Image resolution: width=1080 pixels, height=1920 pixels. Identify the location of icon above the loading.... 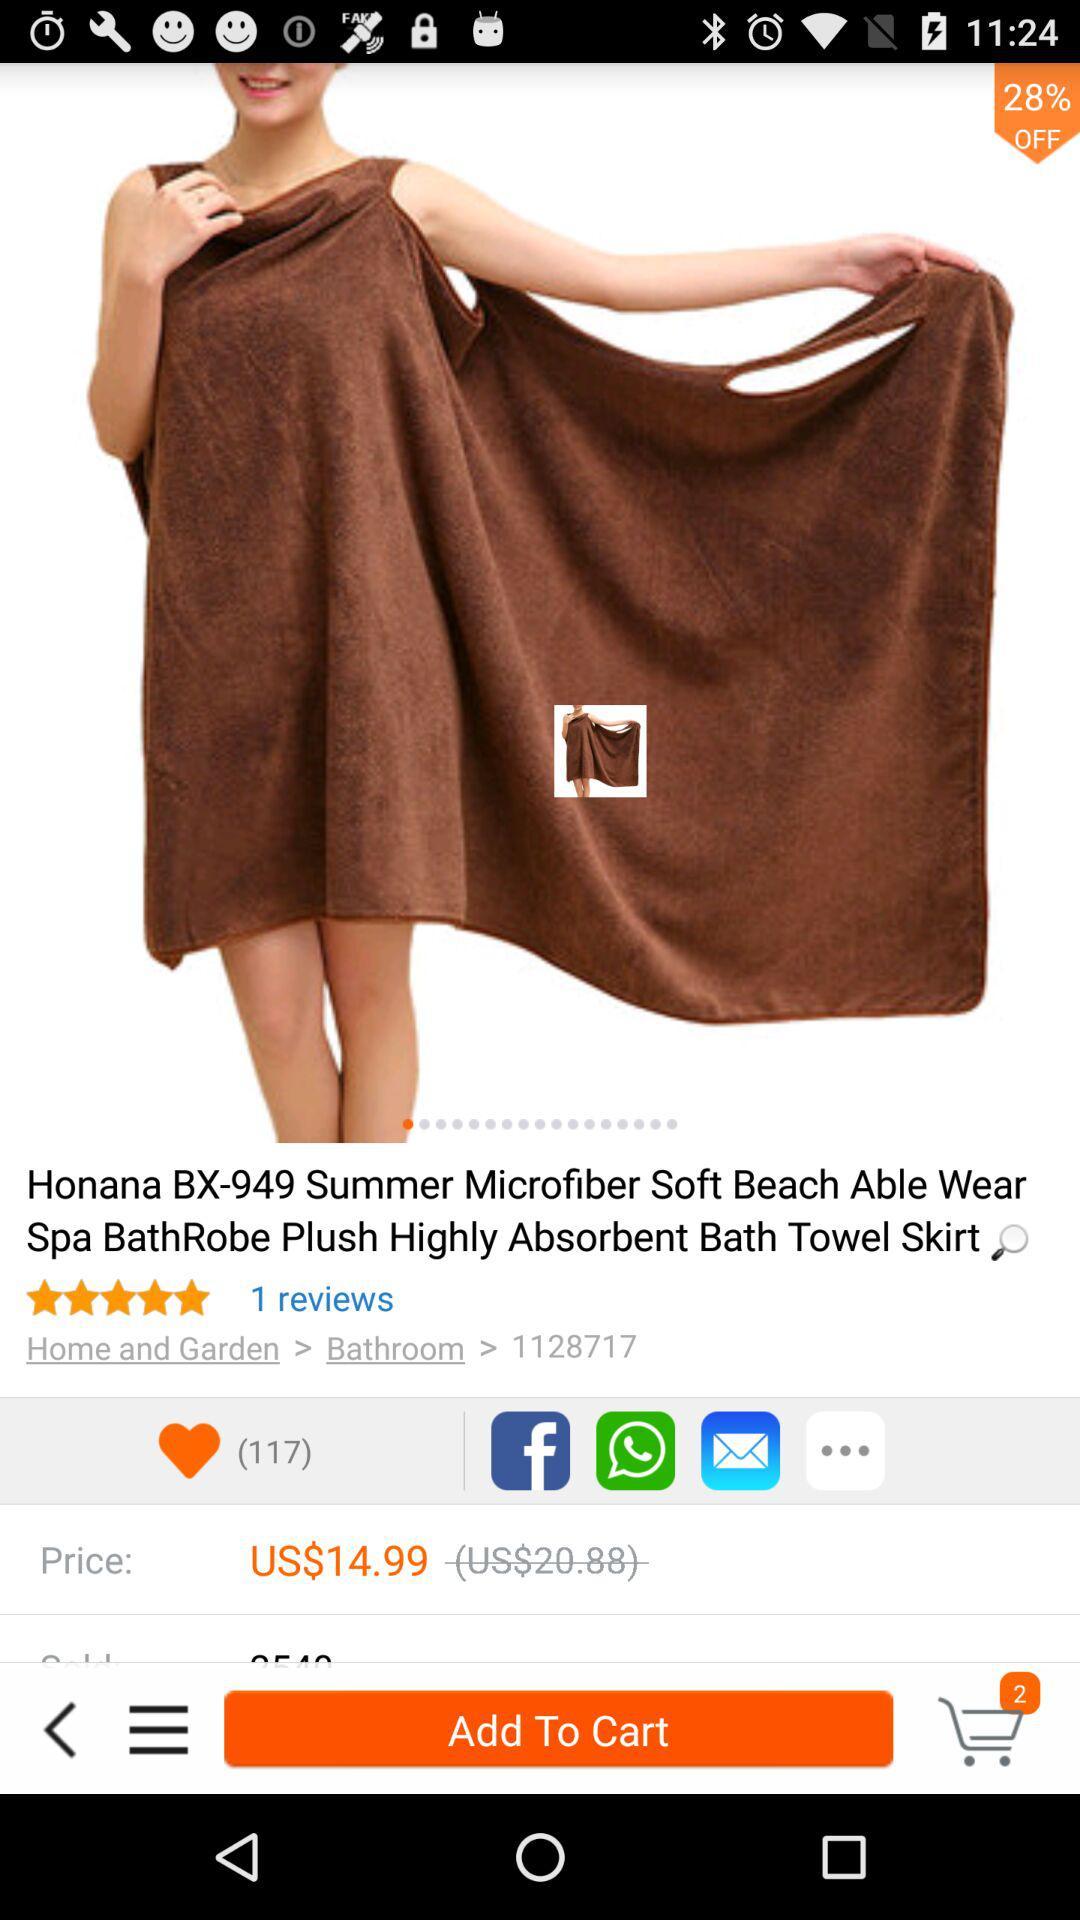
(490, 1124).